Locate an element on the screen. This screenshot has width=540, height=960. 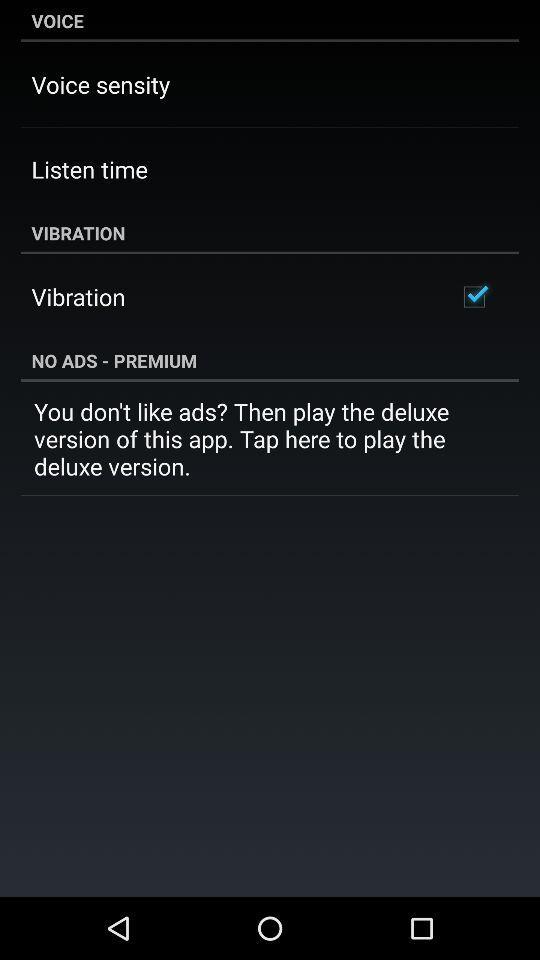
you don t item is located at coordinates (270, 438).